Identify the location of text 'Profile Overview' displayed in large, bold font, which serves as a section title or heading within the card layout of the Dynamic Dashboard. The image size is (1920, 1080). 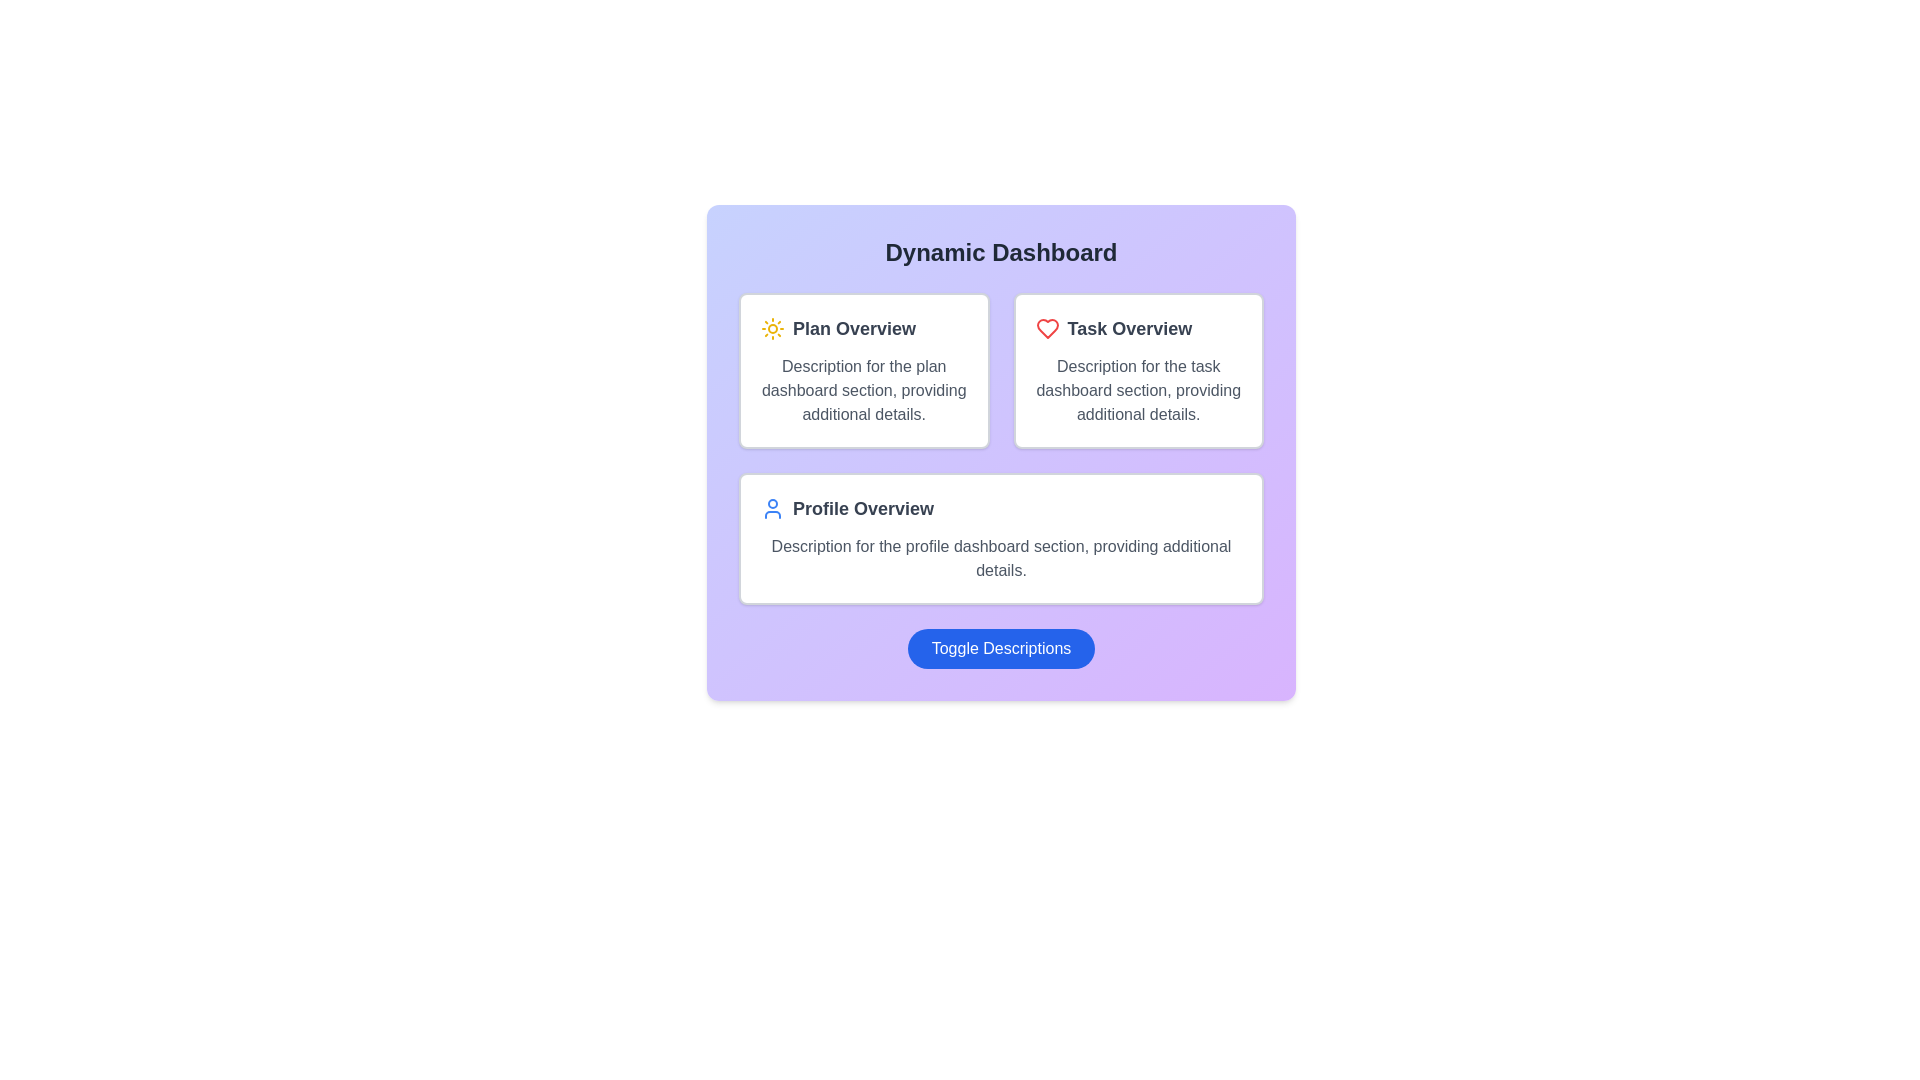
(863, 508).